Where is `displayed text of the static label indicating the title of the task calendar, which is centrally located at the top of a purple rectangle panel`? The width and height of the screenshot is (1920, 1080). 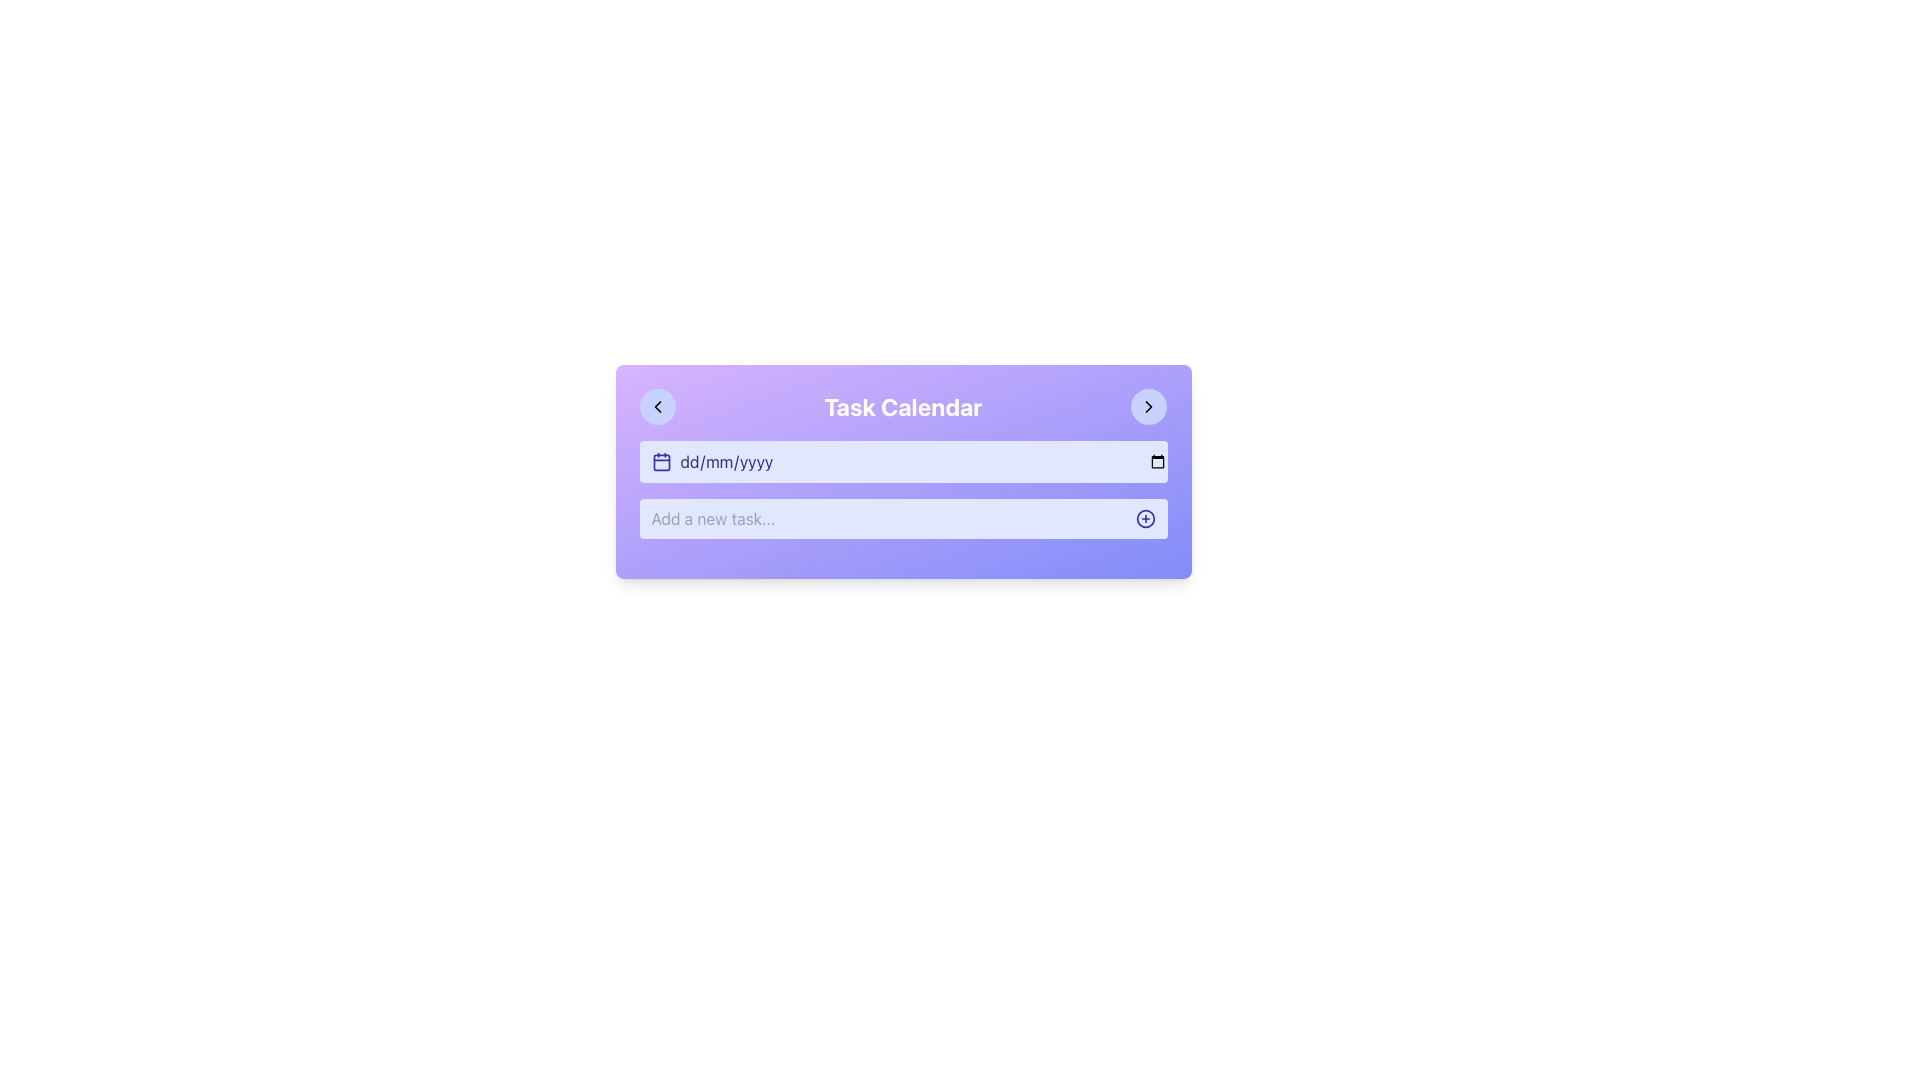 displayed text of the static label indicating the title of the task calendar, which is centrally located at the top of a purple rectangle panel is located at coordinates (902, 406).